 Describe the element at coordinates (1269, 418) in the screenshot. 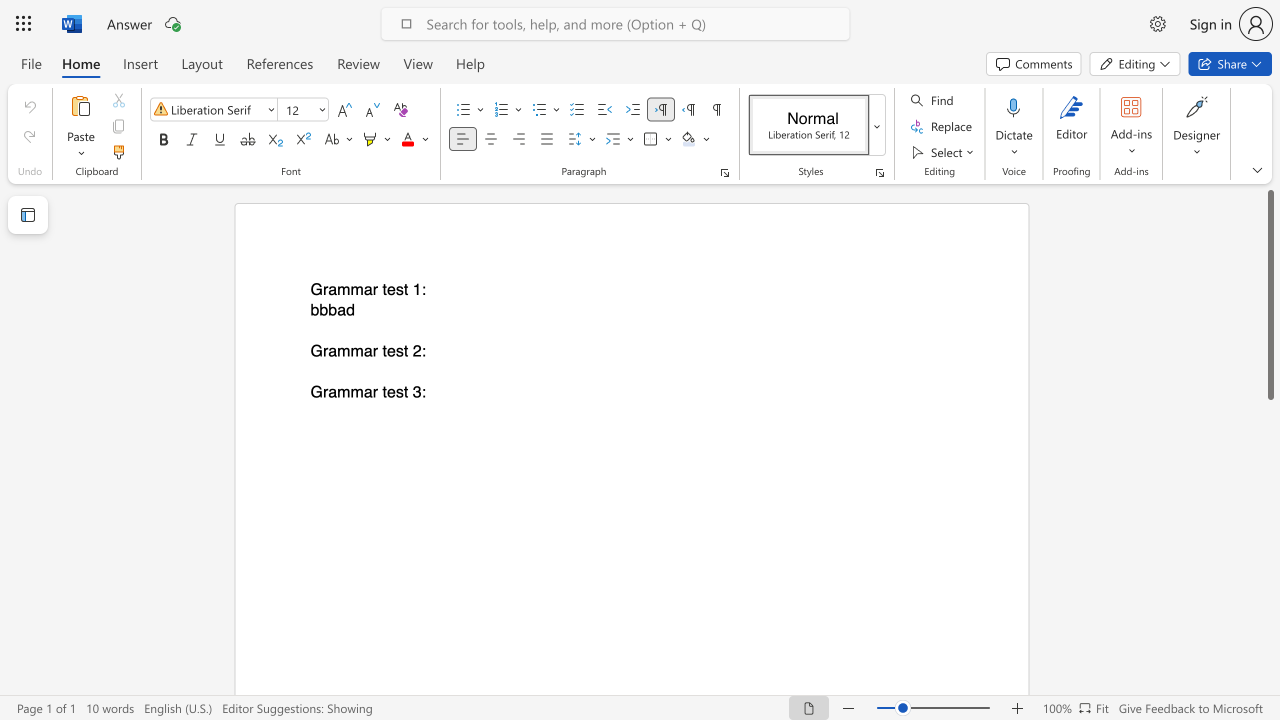

I see `the scrollbar to slide the page down` at that location.